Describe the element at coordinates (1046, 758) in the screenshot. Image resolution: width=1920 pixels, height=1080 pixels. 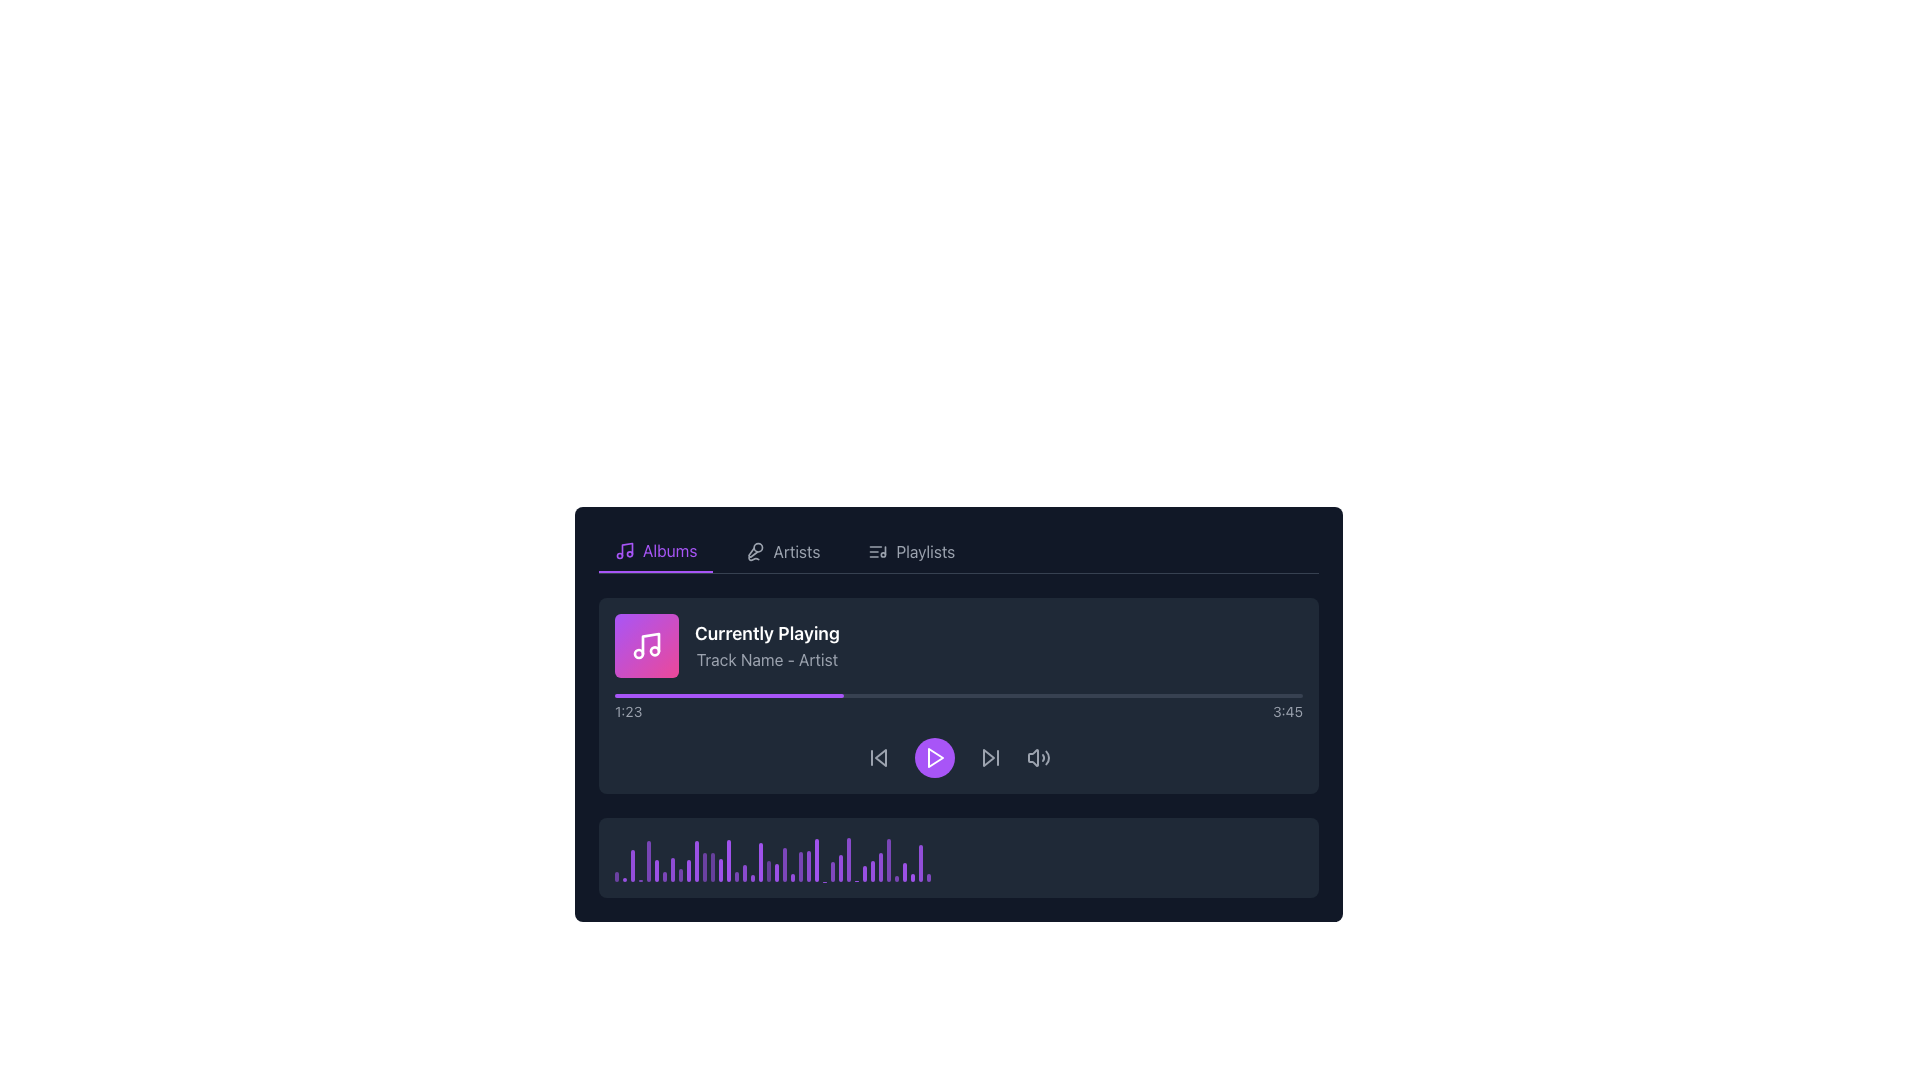
I see `the third wave line from the left in the bottom section of the media controls interface, which is a curved line representing part of a sound wave radiating outward` at that location.